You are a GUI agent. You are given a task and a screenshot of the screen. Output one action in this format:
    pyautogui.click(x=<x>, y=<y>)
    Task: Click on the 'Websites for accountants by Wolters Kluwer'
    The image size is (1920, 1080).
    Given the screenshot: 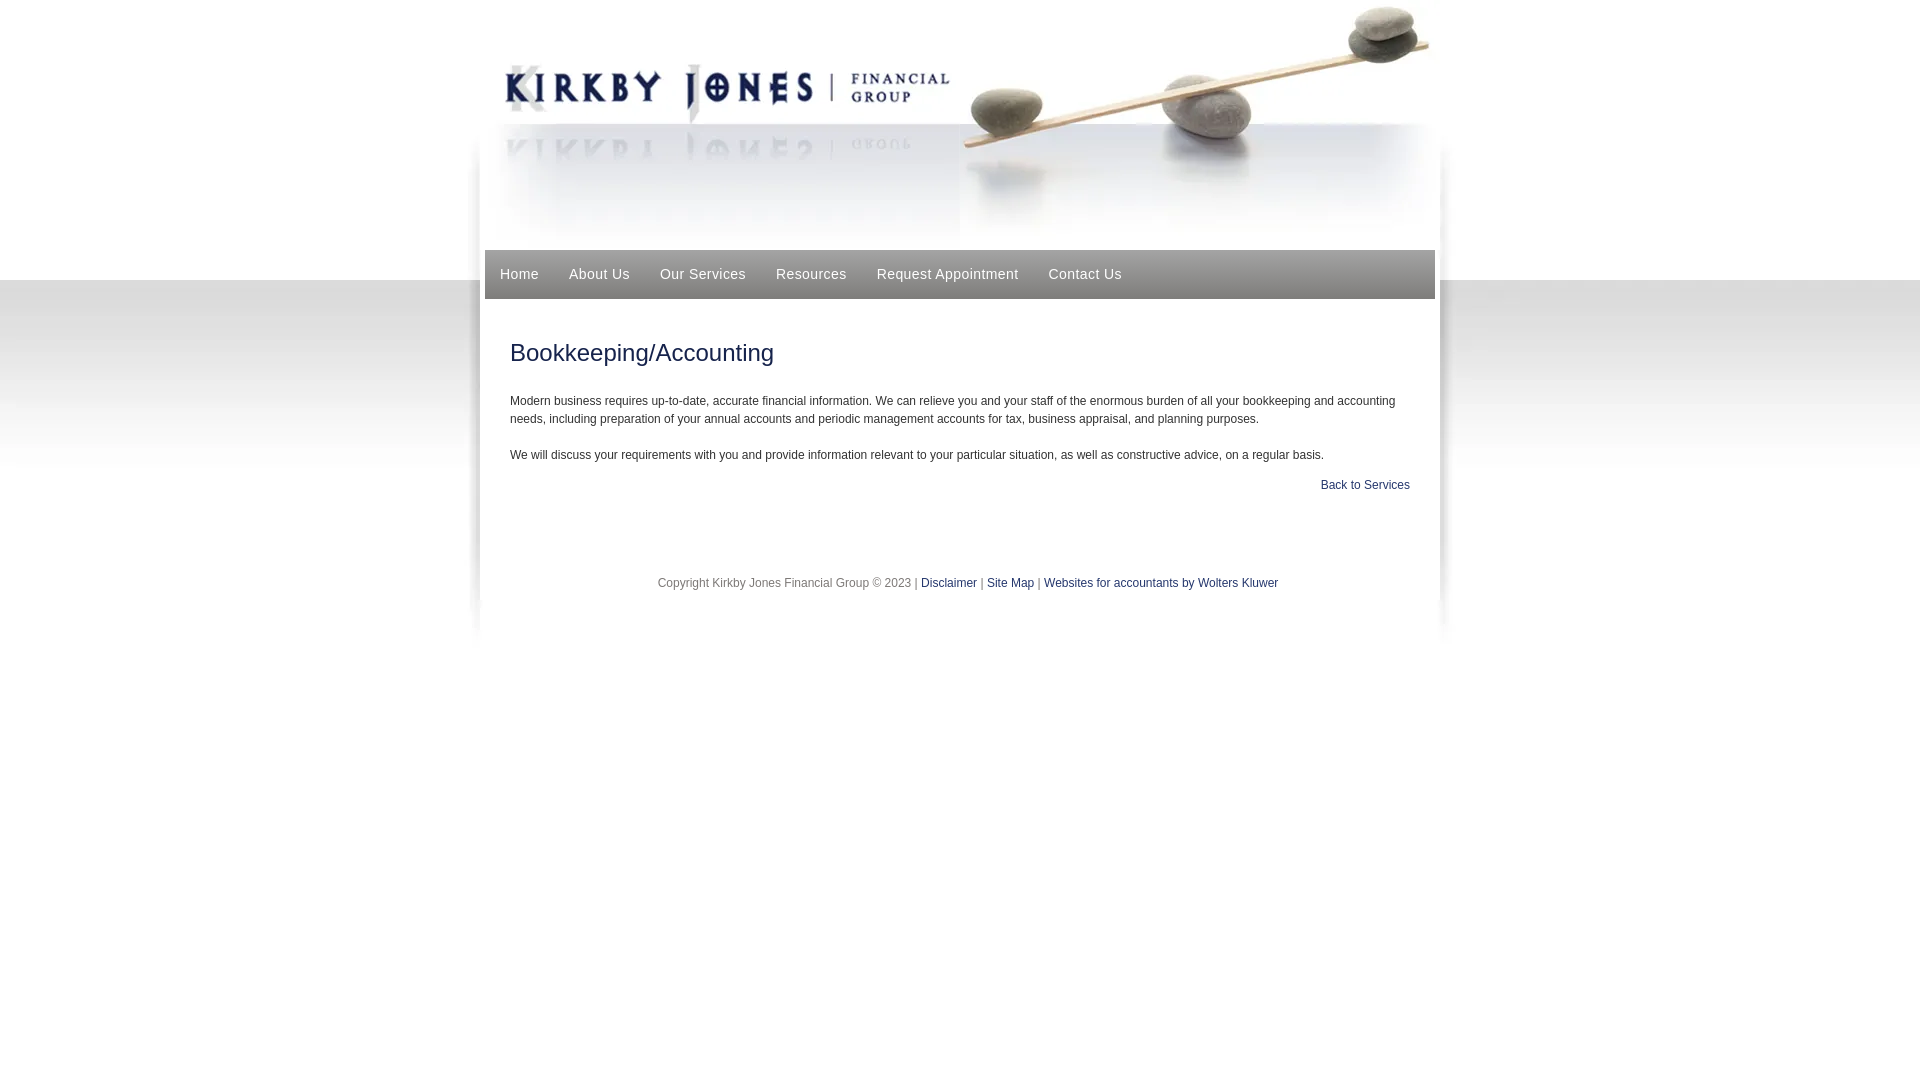 What is the action you would take?
    pyautogui.click(x=1161, y=582)
    